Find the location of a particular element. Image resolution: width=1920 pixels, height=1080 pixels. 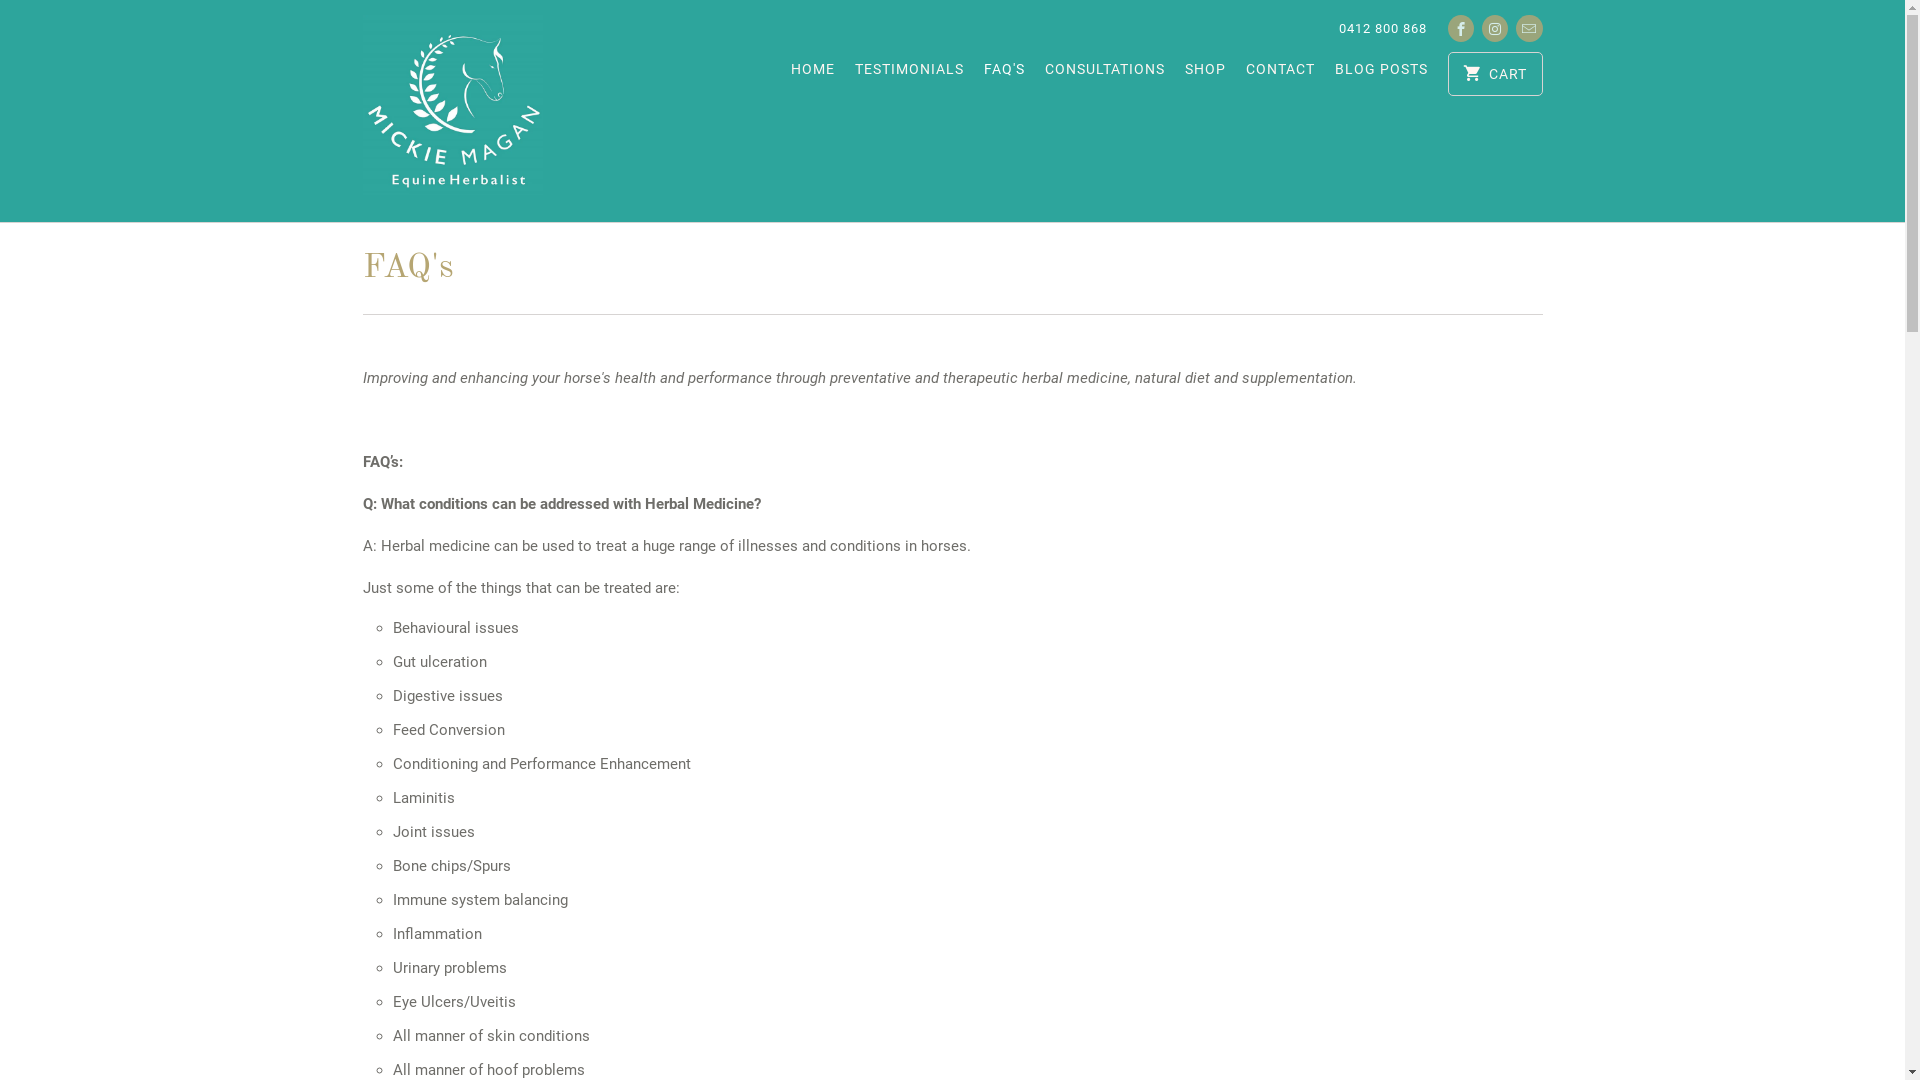

'FAQ'S' is located at coordinates (1004, 72).